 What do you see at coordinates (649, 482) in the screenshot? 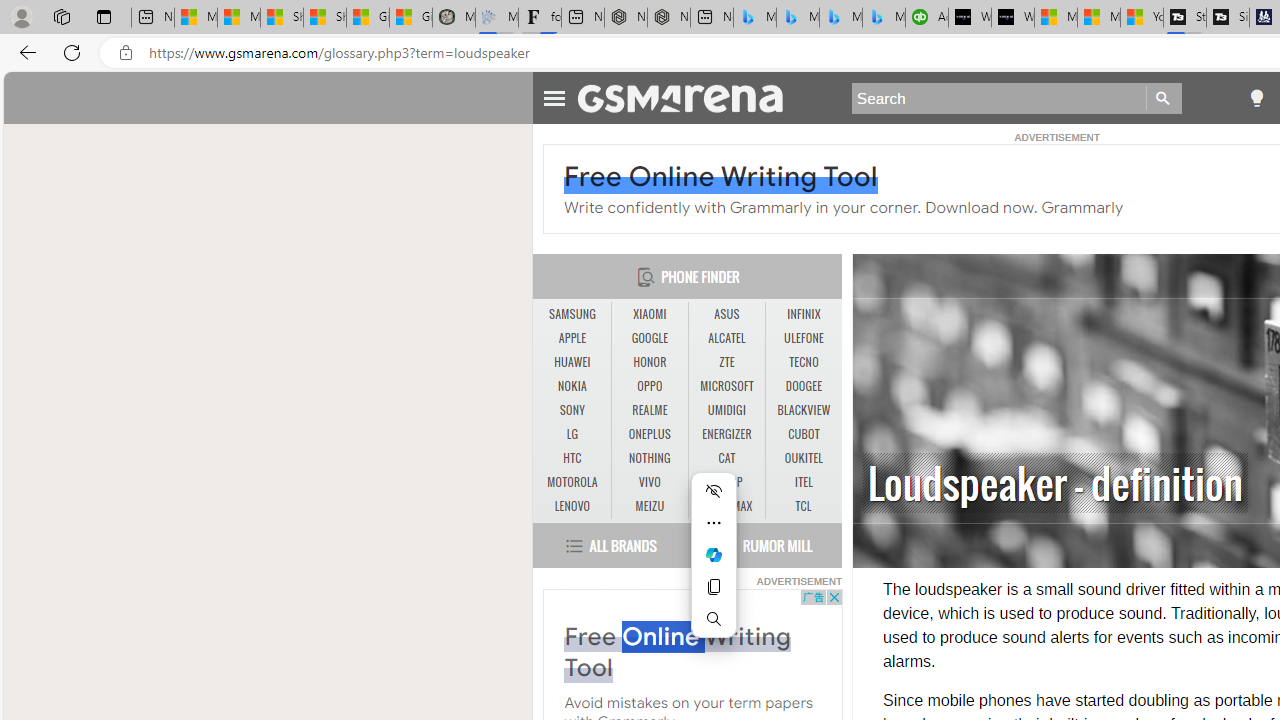
I see `'VIVO'` at bounding box center [649, 482].